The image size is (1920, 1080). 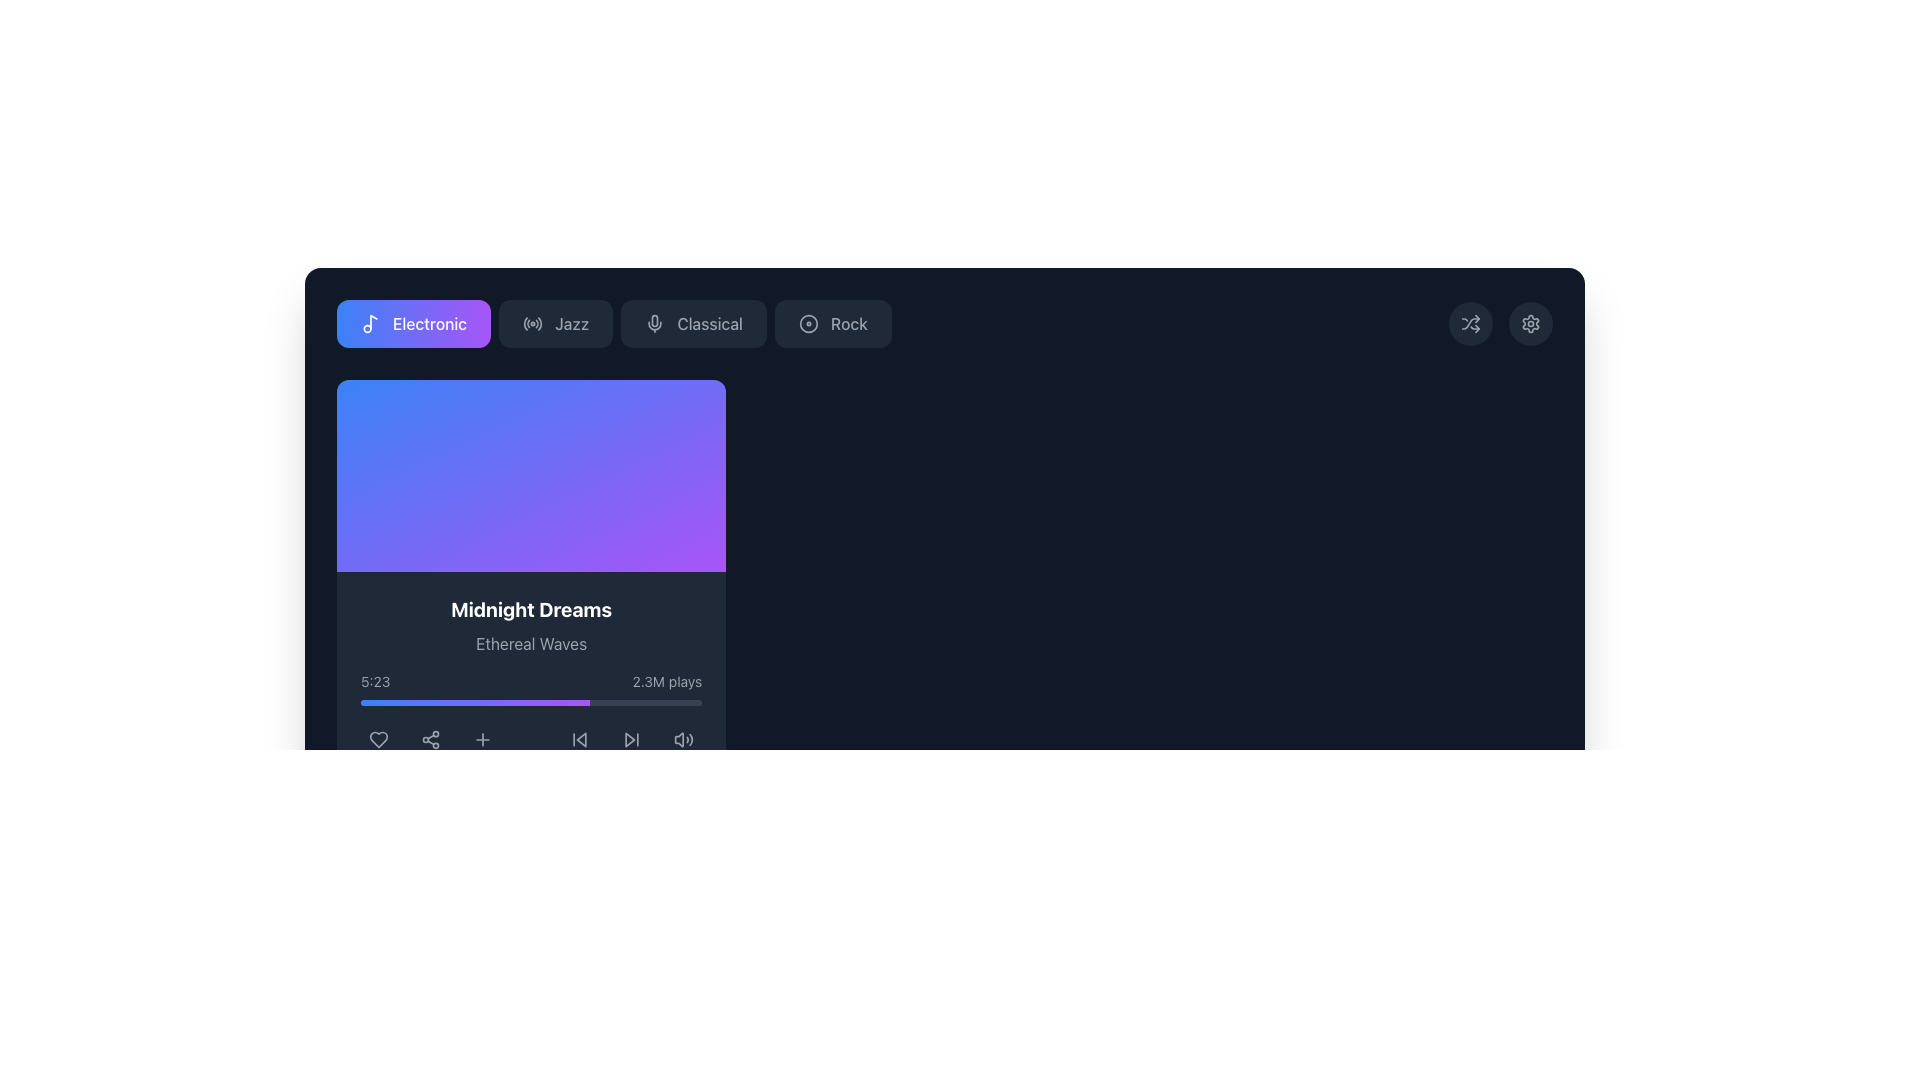 I want to click on the slider value, so click(x=435, y=701).